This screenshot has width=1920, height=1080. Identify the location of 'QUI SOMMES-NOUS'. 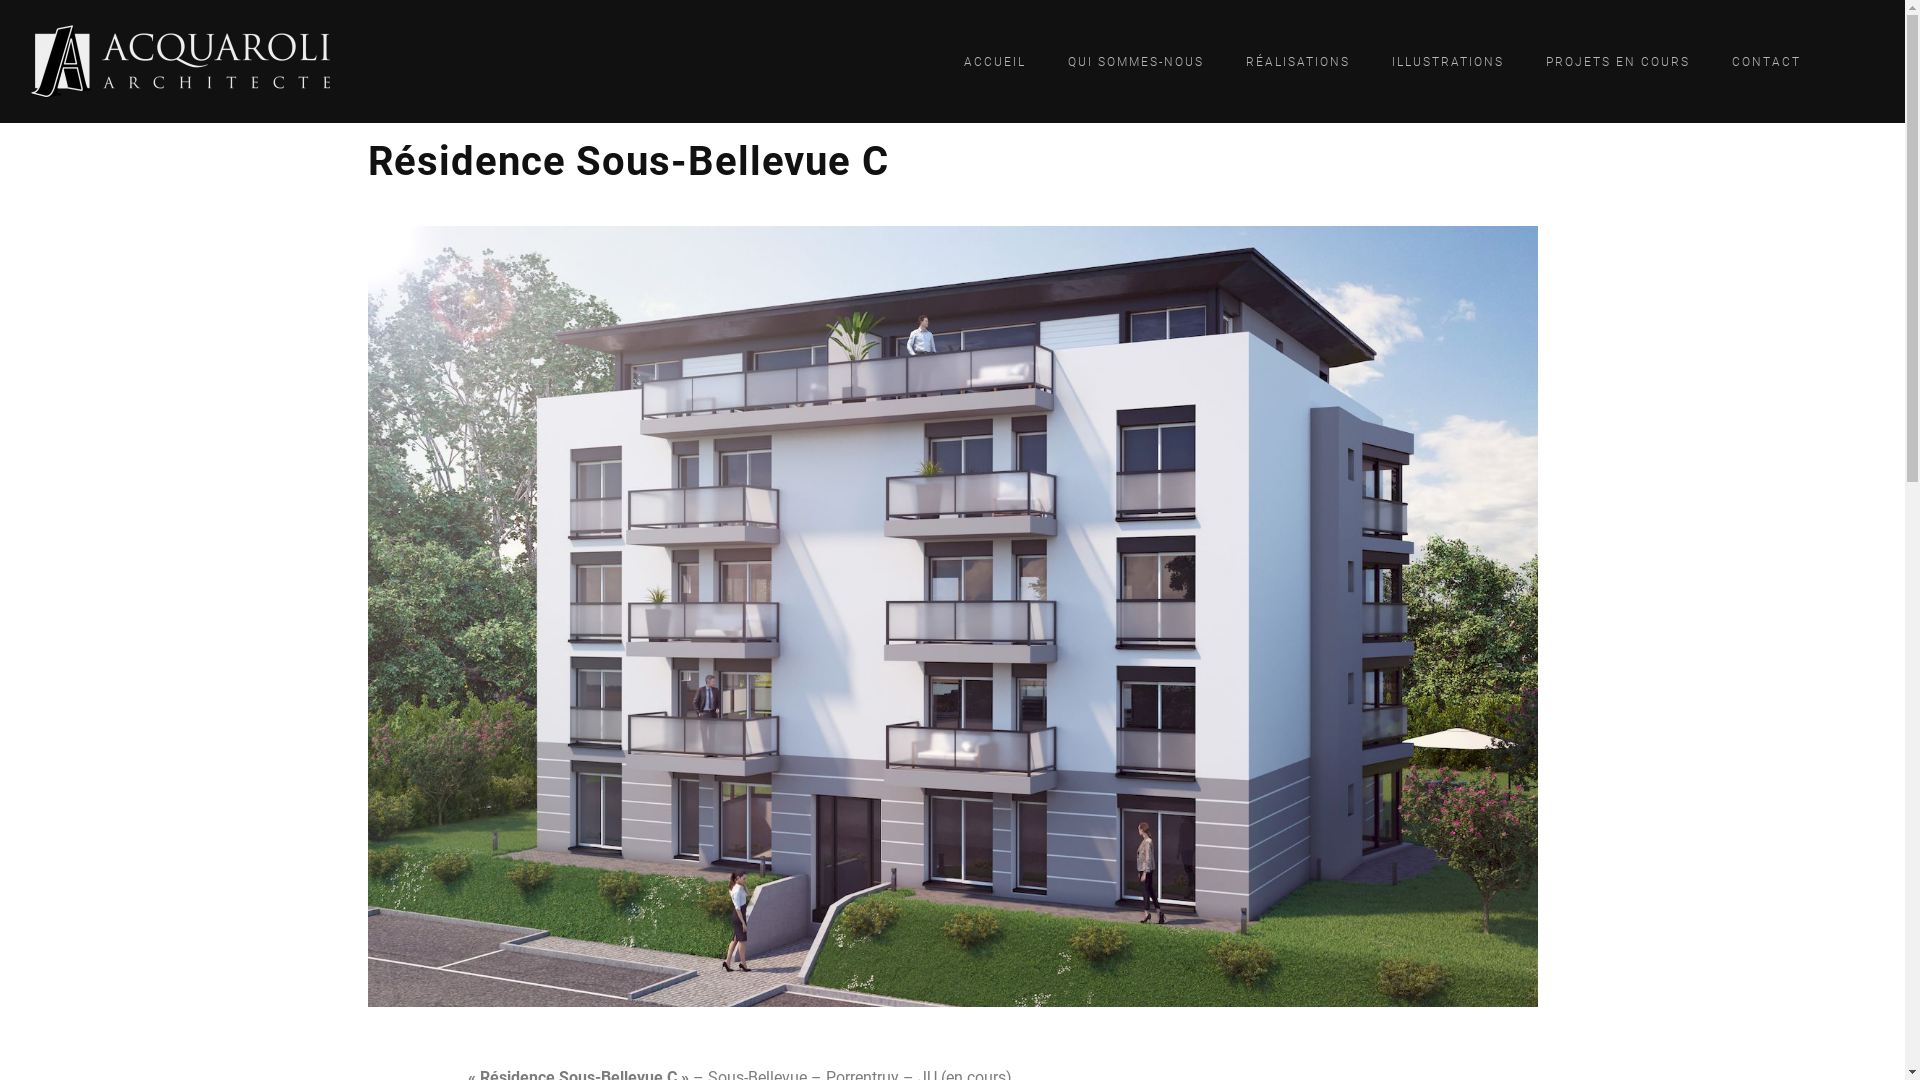
(1136, 60).